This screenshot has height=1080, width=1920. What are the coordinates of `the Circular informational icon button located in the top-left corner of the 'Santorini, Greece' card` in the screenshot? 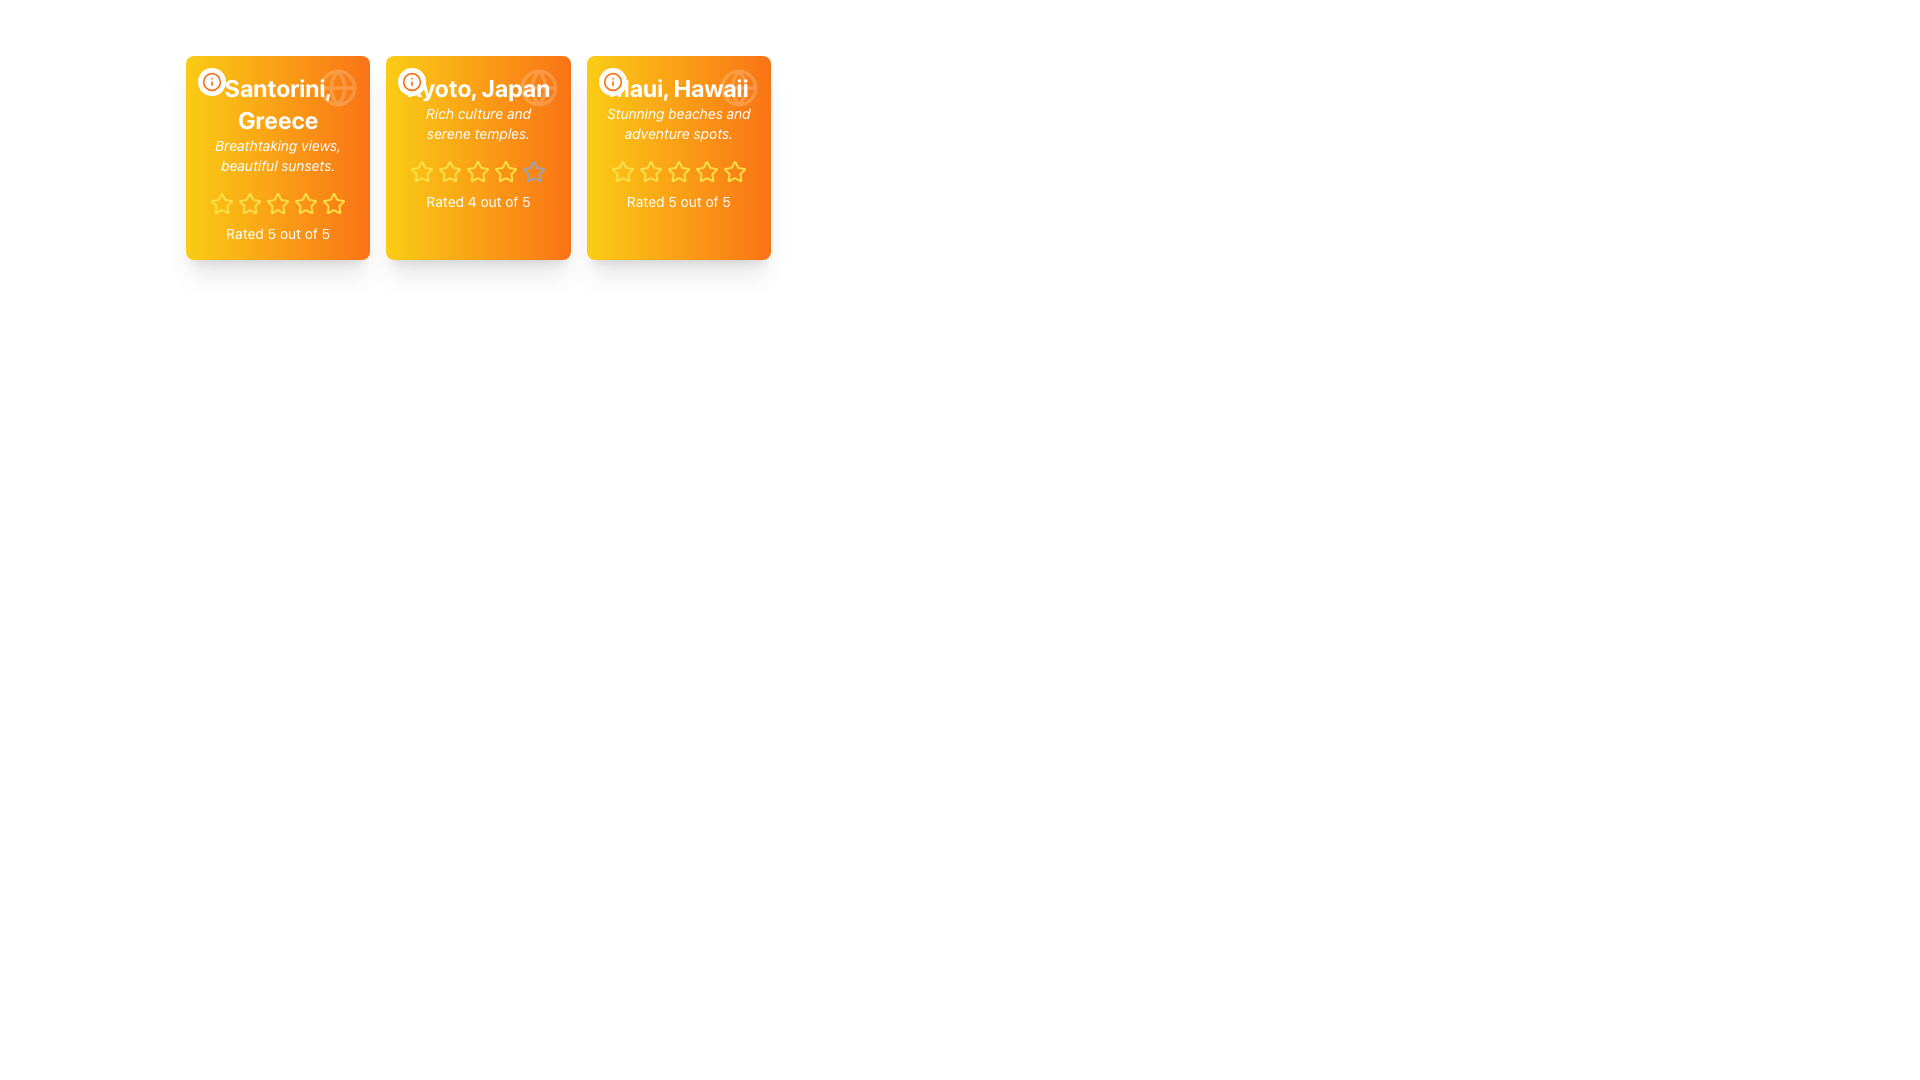 It's located at (211, 80).